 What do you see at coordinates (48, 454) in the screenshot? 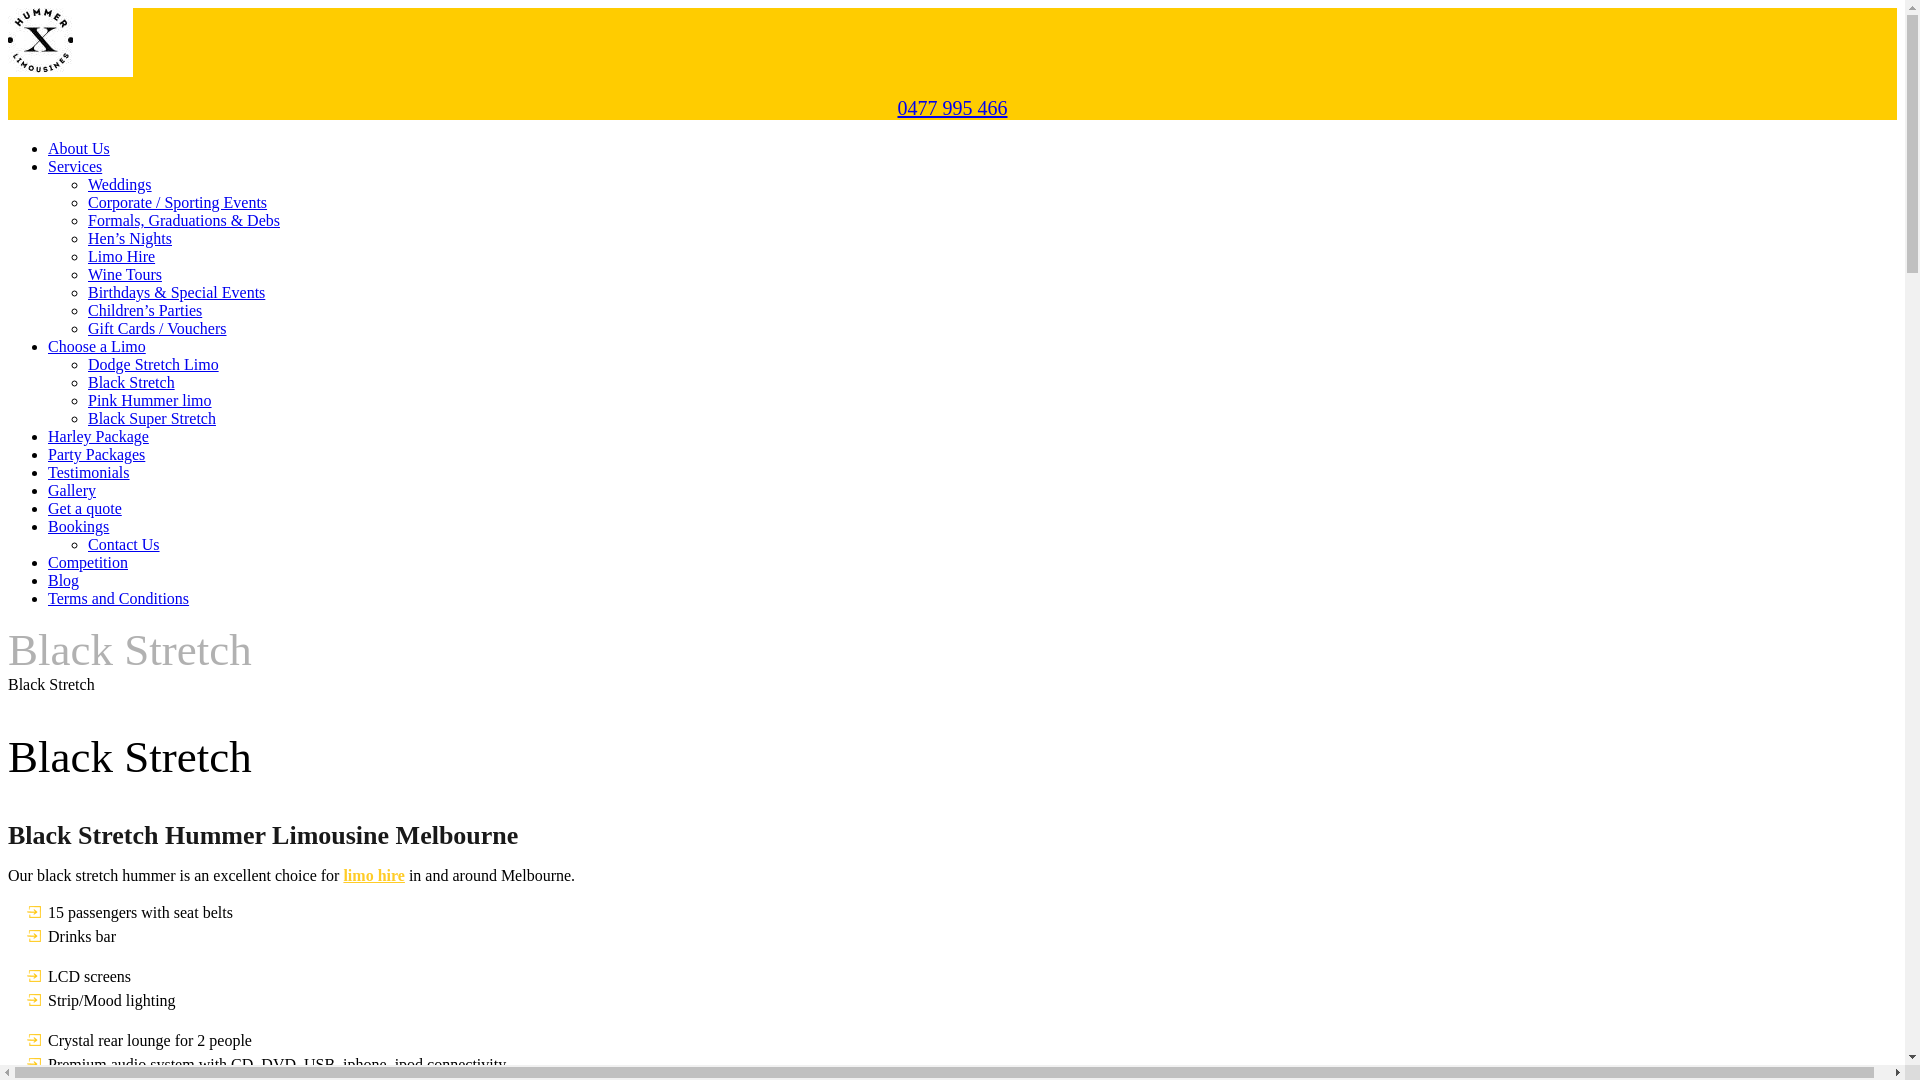
I see `'Party Packages'` at bounding box center [48, 454].